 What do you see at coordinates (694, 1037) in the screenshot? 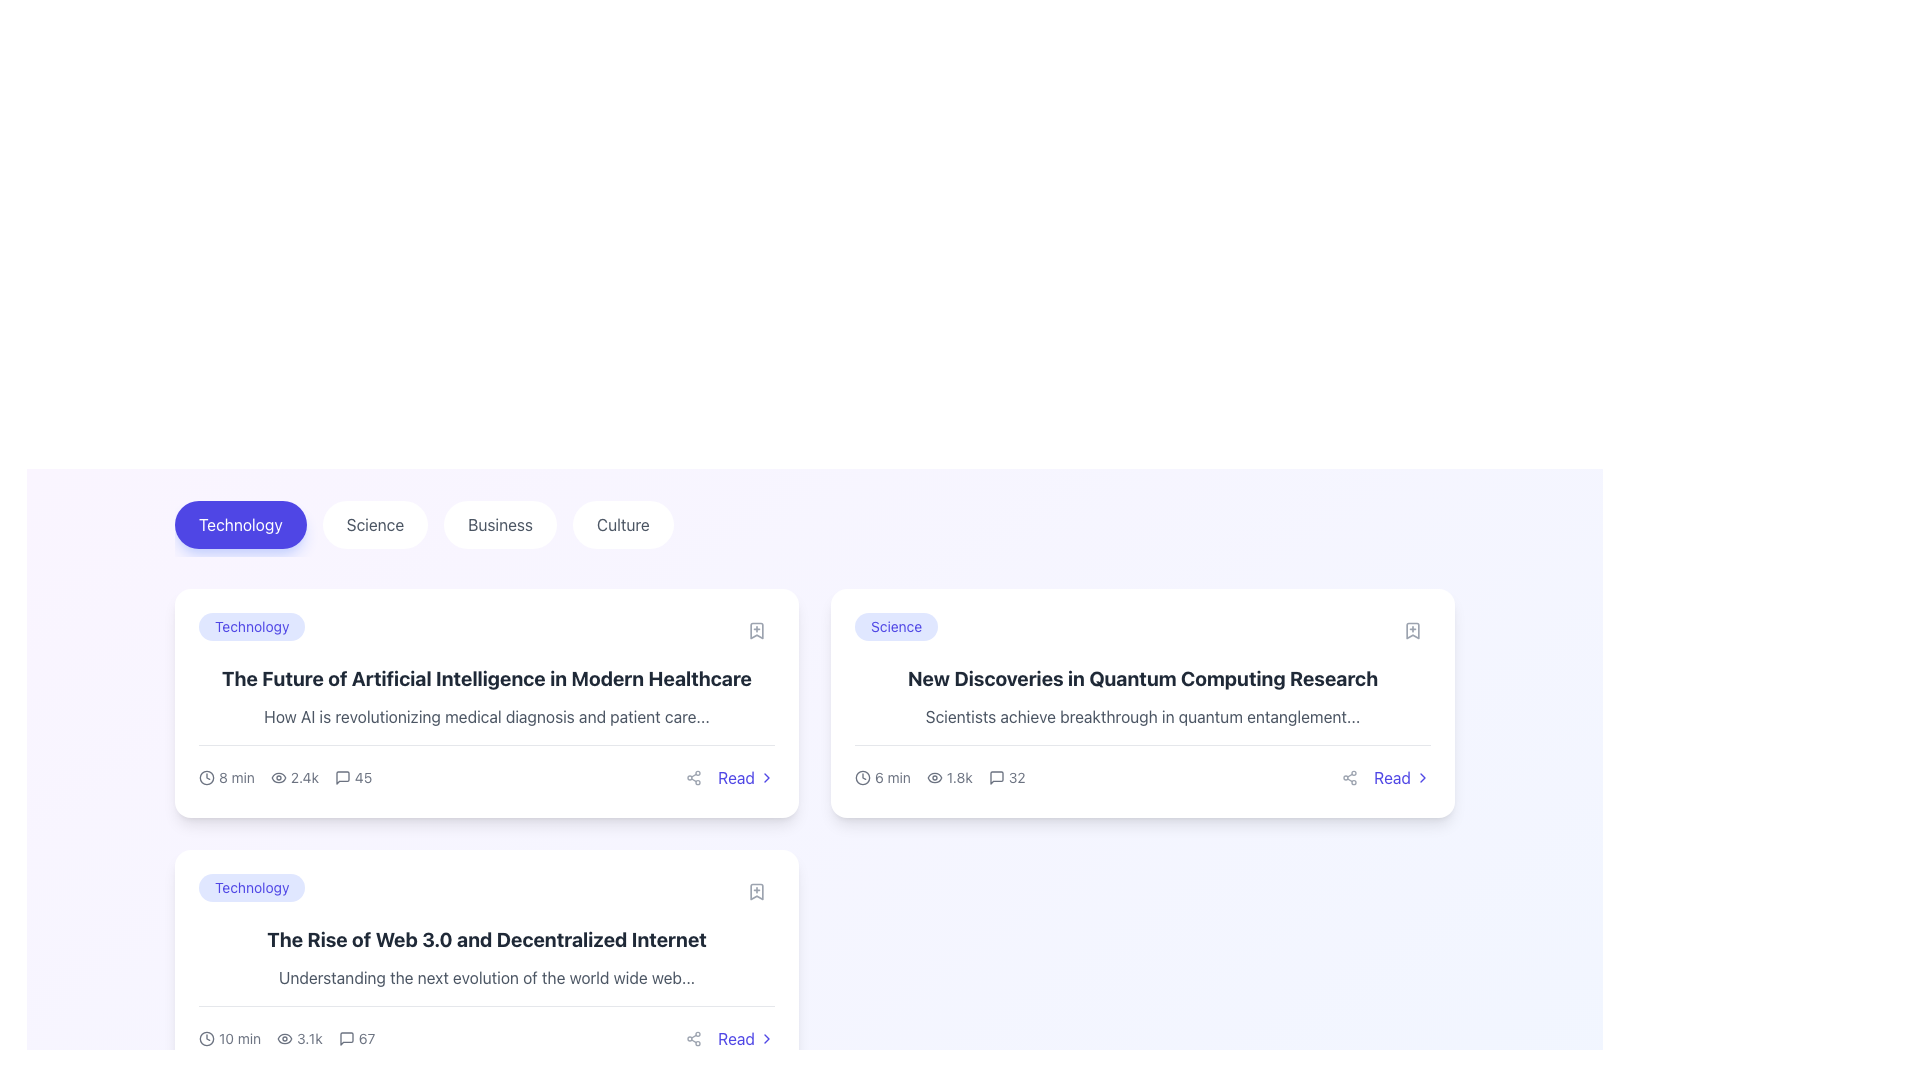
I see `the circular icon featuring a symbol of three dots interconnected by two lines, located in the footer of the card titled 'The Rise of Web 3.0 and Decentralized Internet'` at bounding box center [694, 1037].